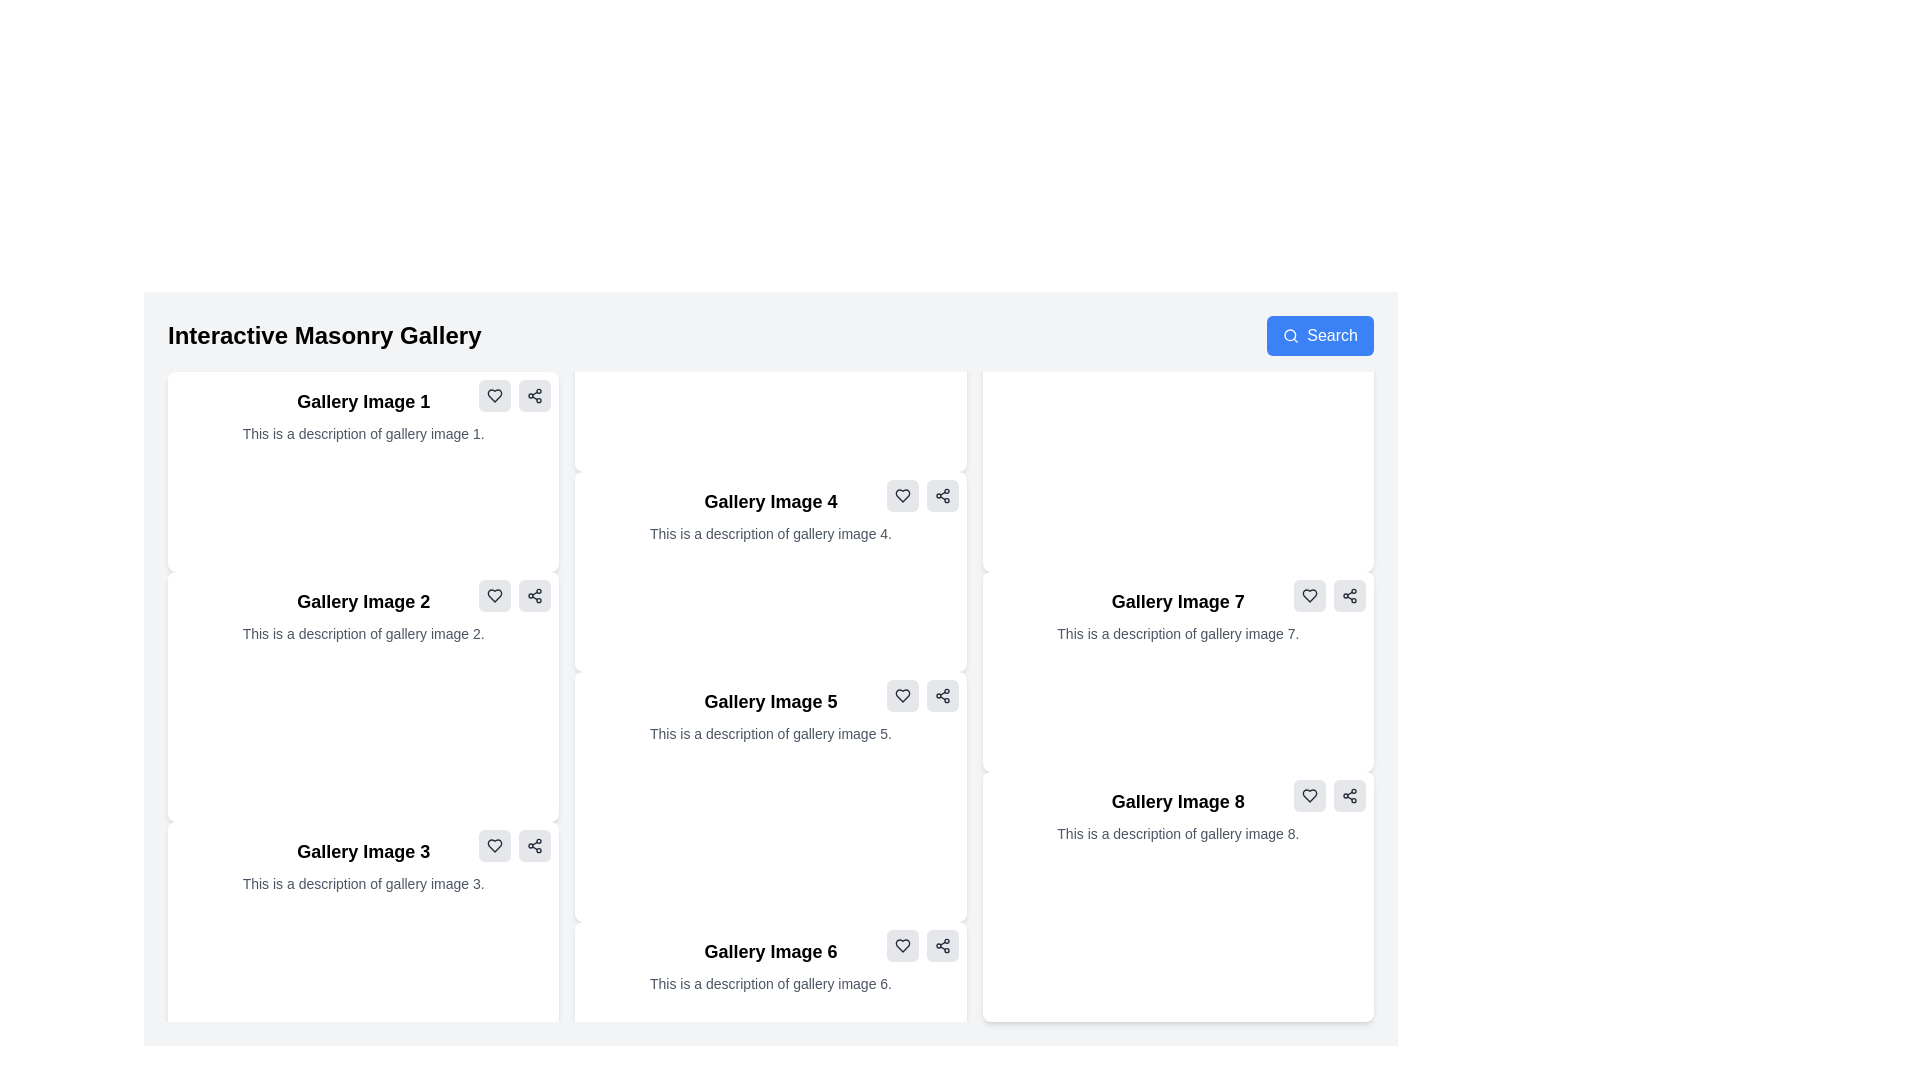 The height and width of the screenshot is (1080, 1920). Describe the element at coordinates (363, 600) in the screenshot. I see `text content of the title label for 'Gallery Image 2', which is positioned at the top of its respective box and precedes the description` at that location.